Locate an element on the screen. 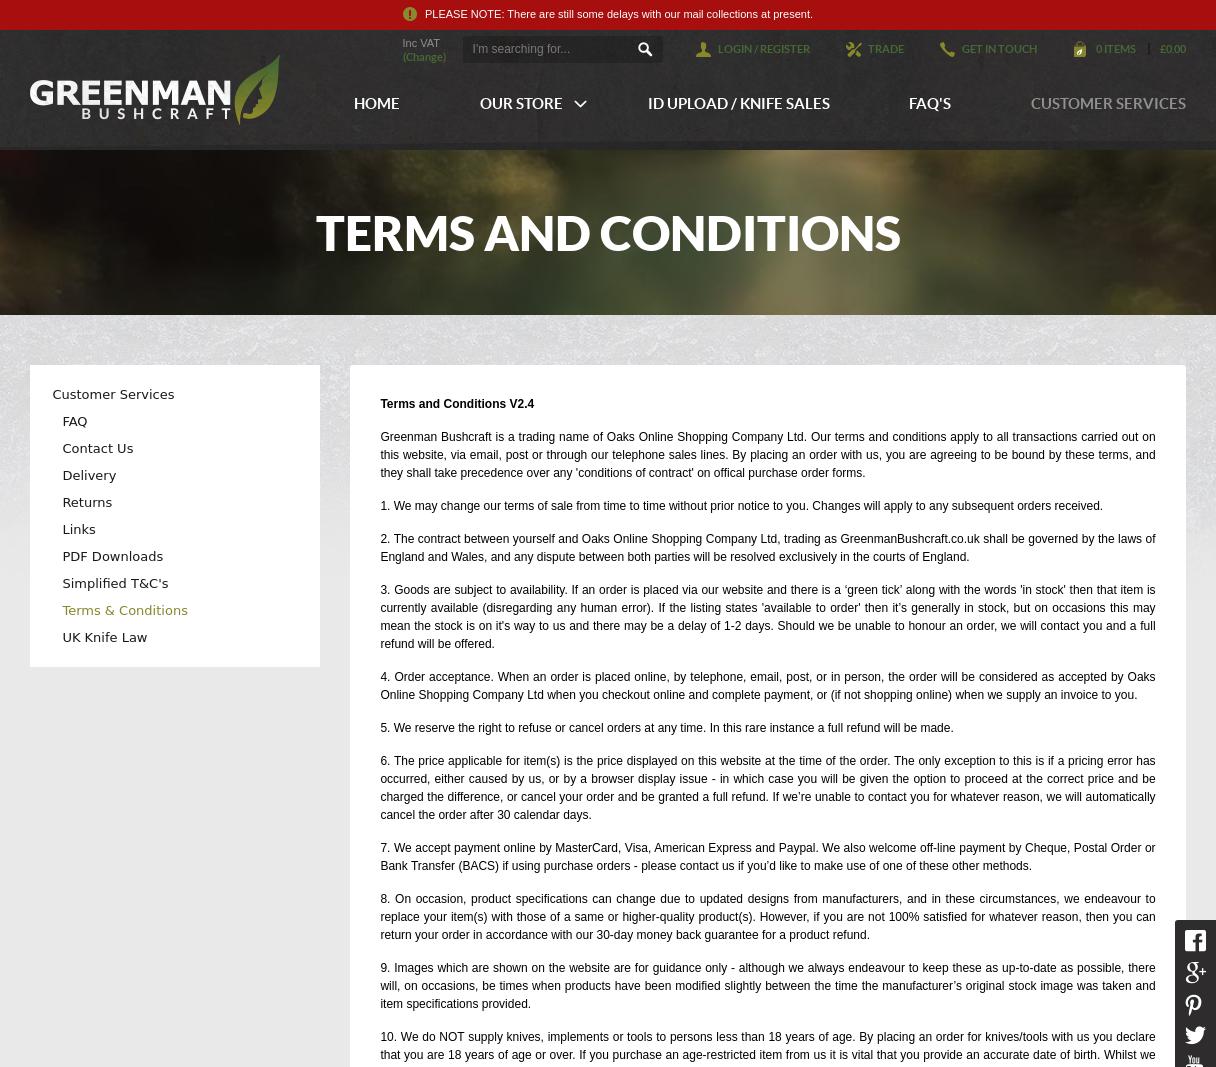 This screenshot has height=1067, width=1216. '4. Order acceptance. When an order is placed online, by telephone, email, post, or in person, the order will be considered as accepted by Oaks Online Shopping Company Ltd when you checkout online and complete payment, or (if not shopping online) when we supply an invoice to you.' is located at coordinates (767, 685).